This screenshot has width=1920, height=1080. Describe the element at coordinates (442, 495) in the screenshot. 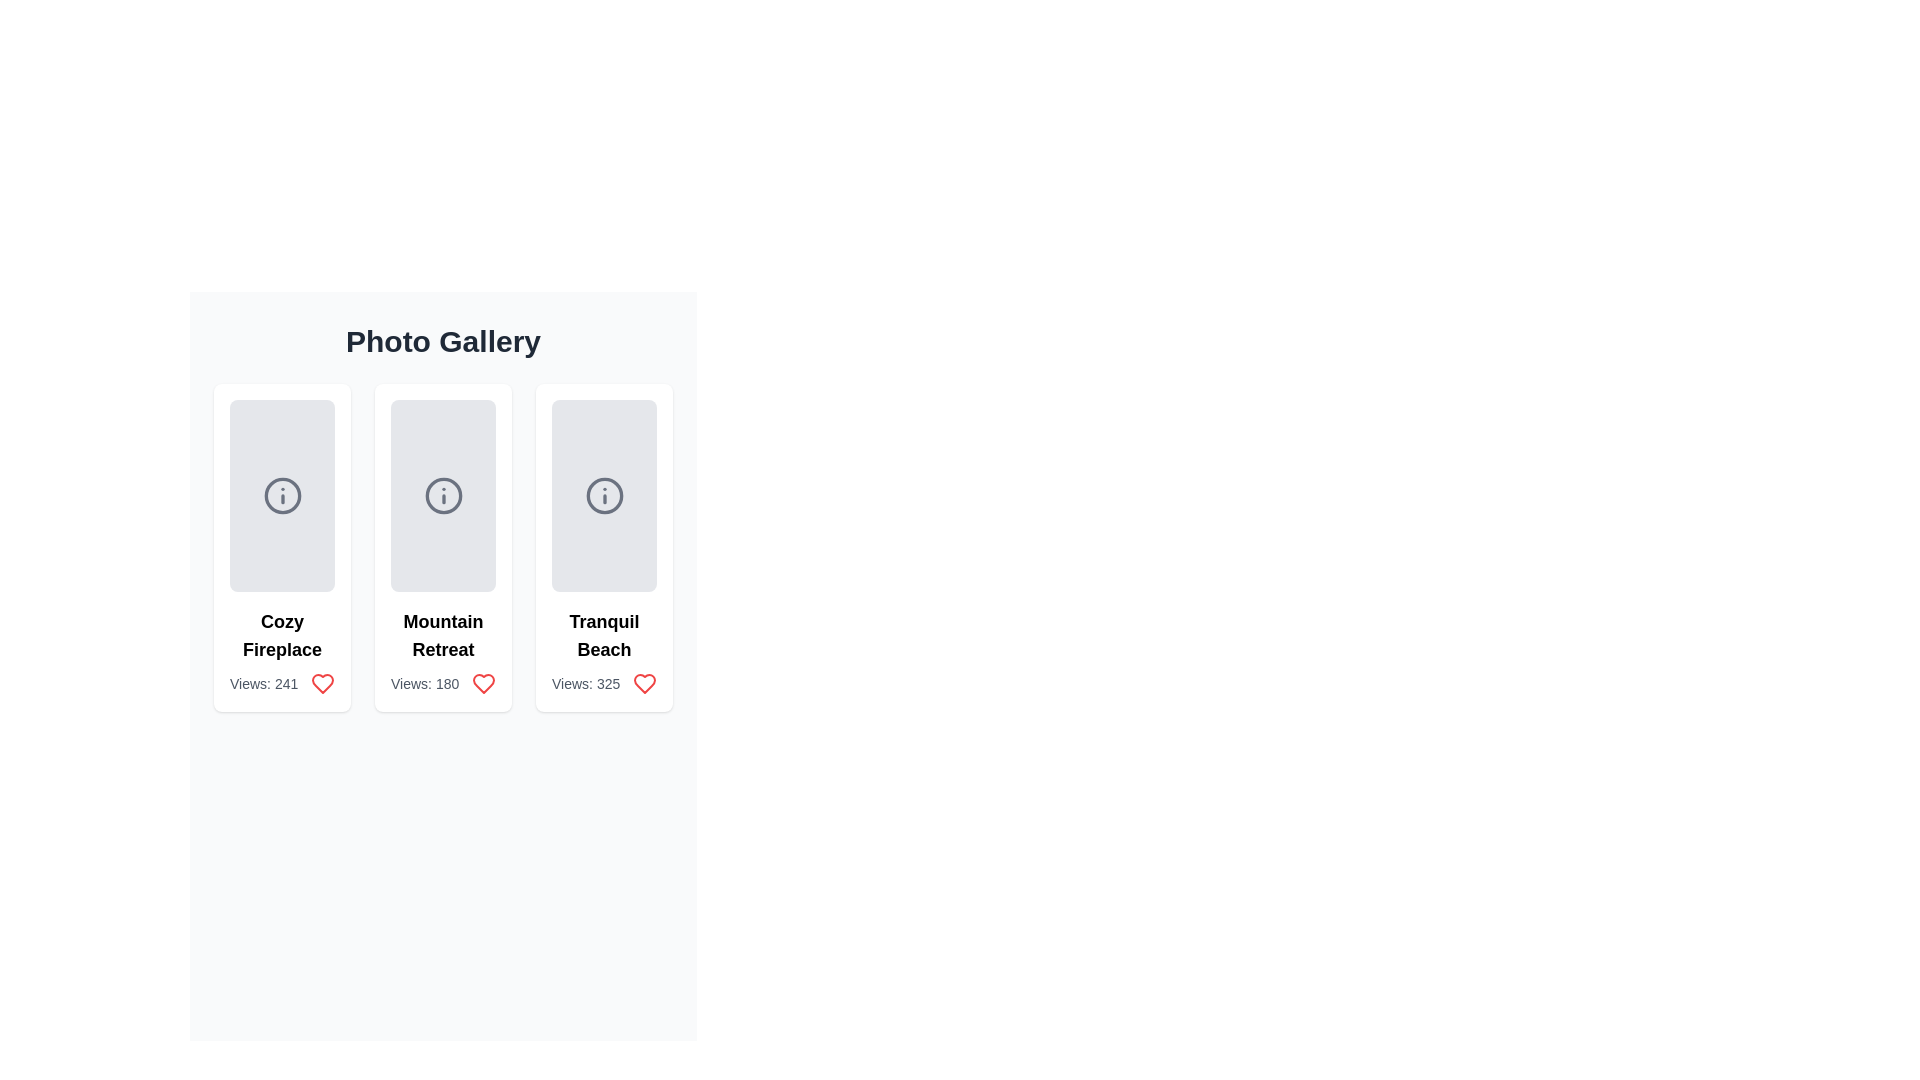

I see `the circular boundary of the 'info' icon in the second card ('Mountain Retreat') within a three-card horizontal layout` at that location.